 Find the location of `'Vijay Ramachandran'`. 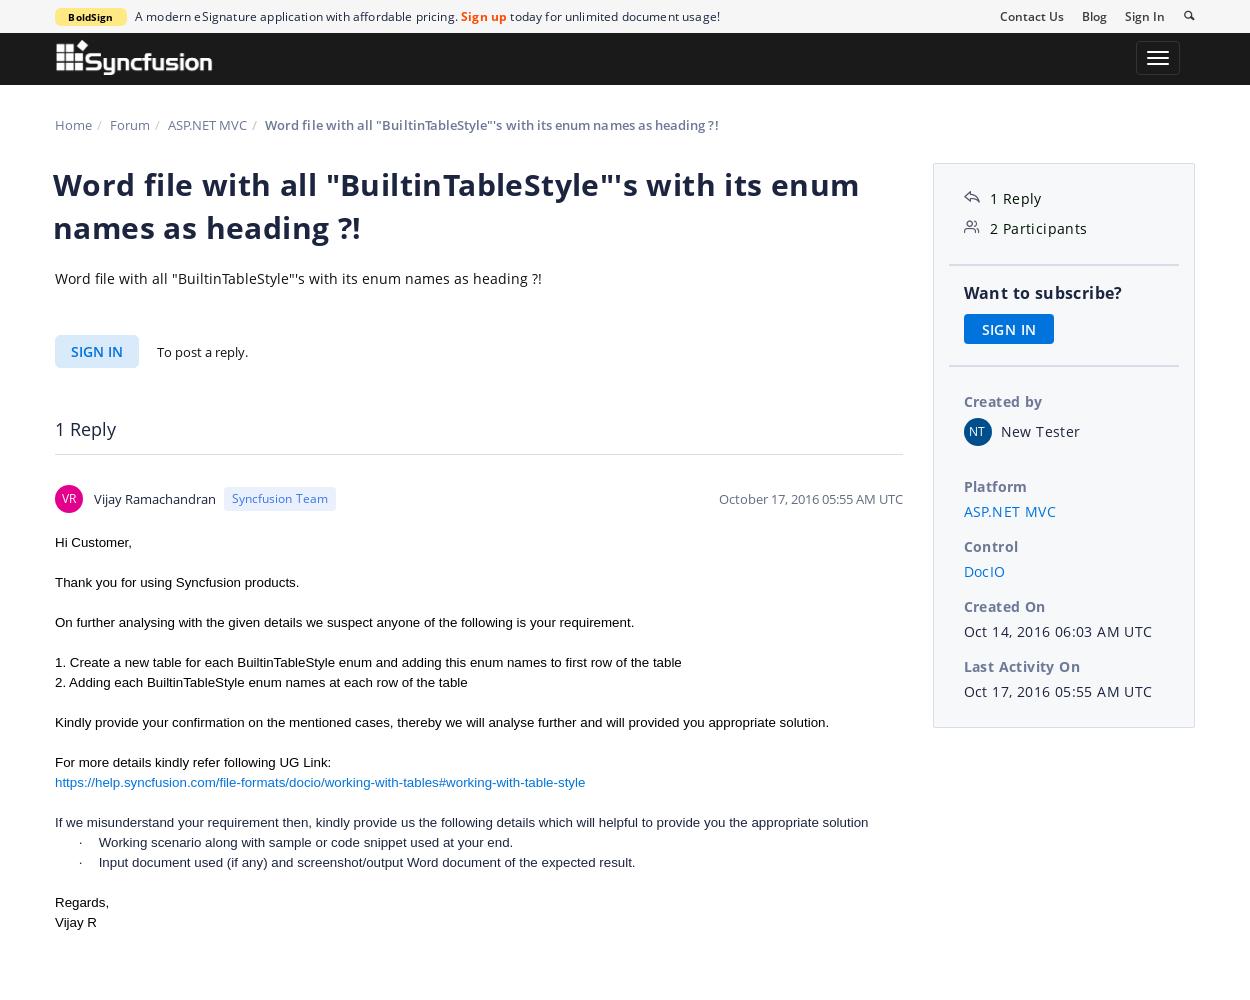

'Vijay Ramachandran' is located at coordinates (155, 497).